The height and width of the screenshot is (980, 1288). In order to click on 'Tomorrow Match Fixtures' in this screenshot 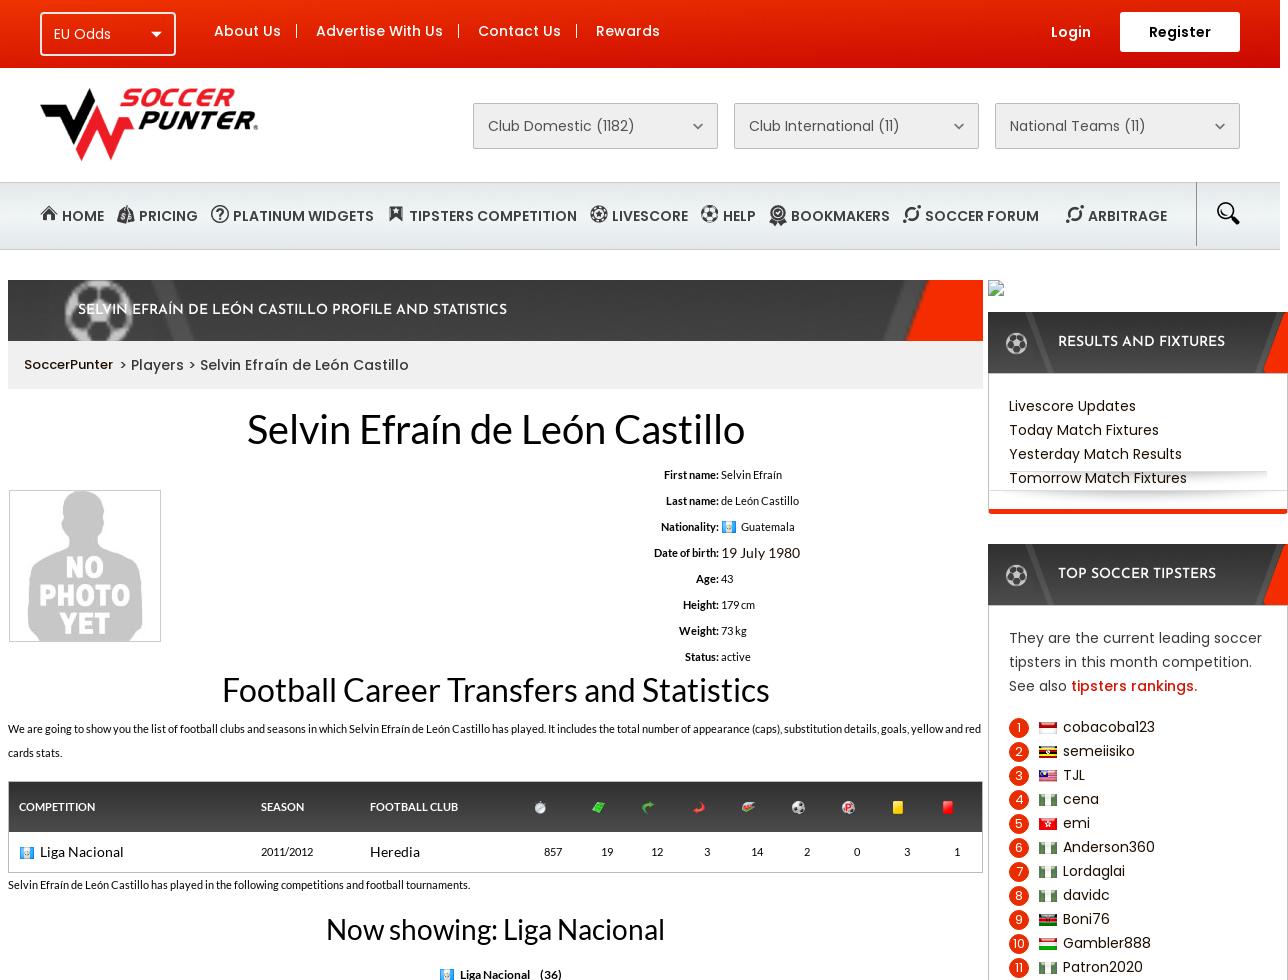, I will do `click(1098, 478)`.